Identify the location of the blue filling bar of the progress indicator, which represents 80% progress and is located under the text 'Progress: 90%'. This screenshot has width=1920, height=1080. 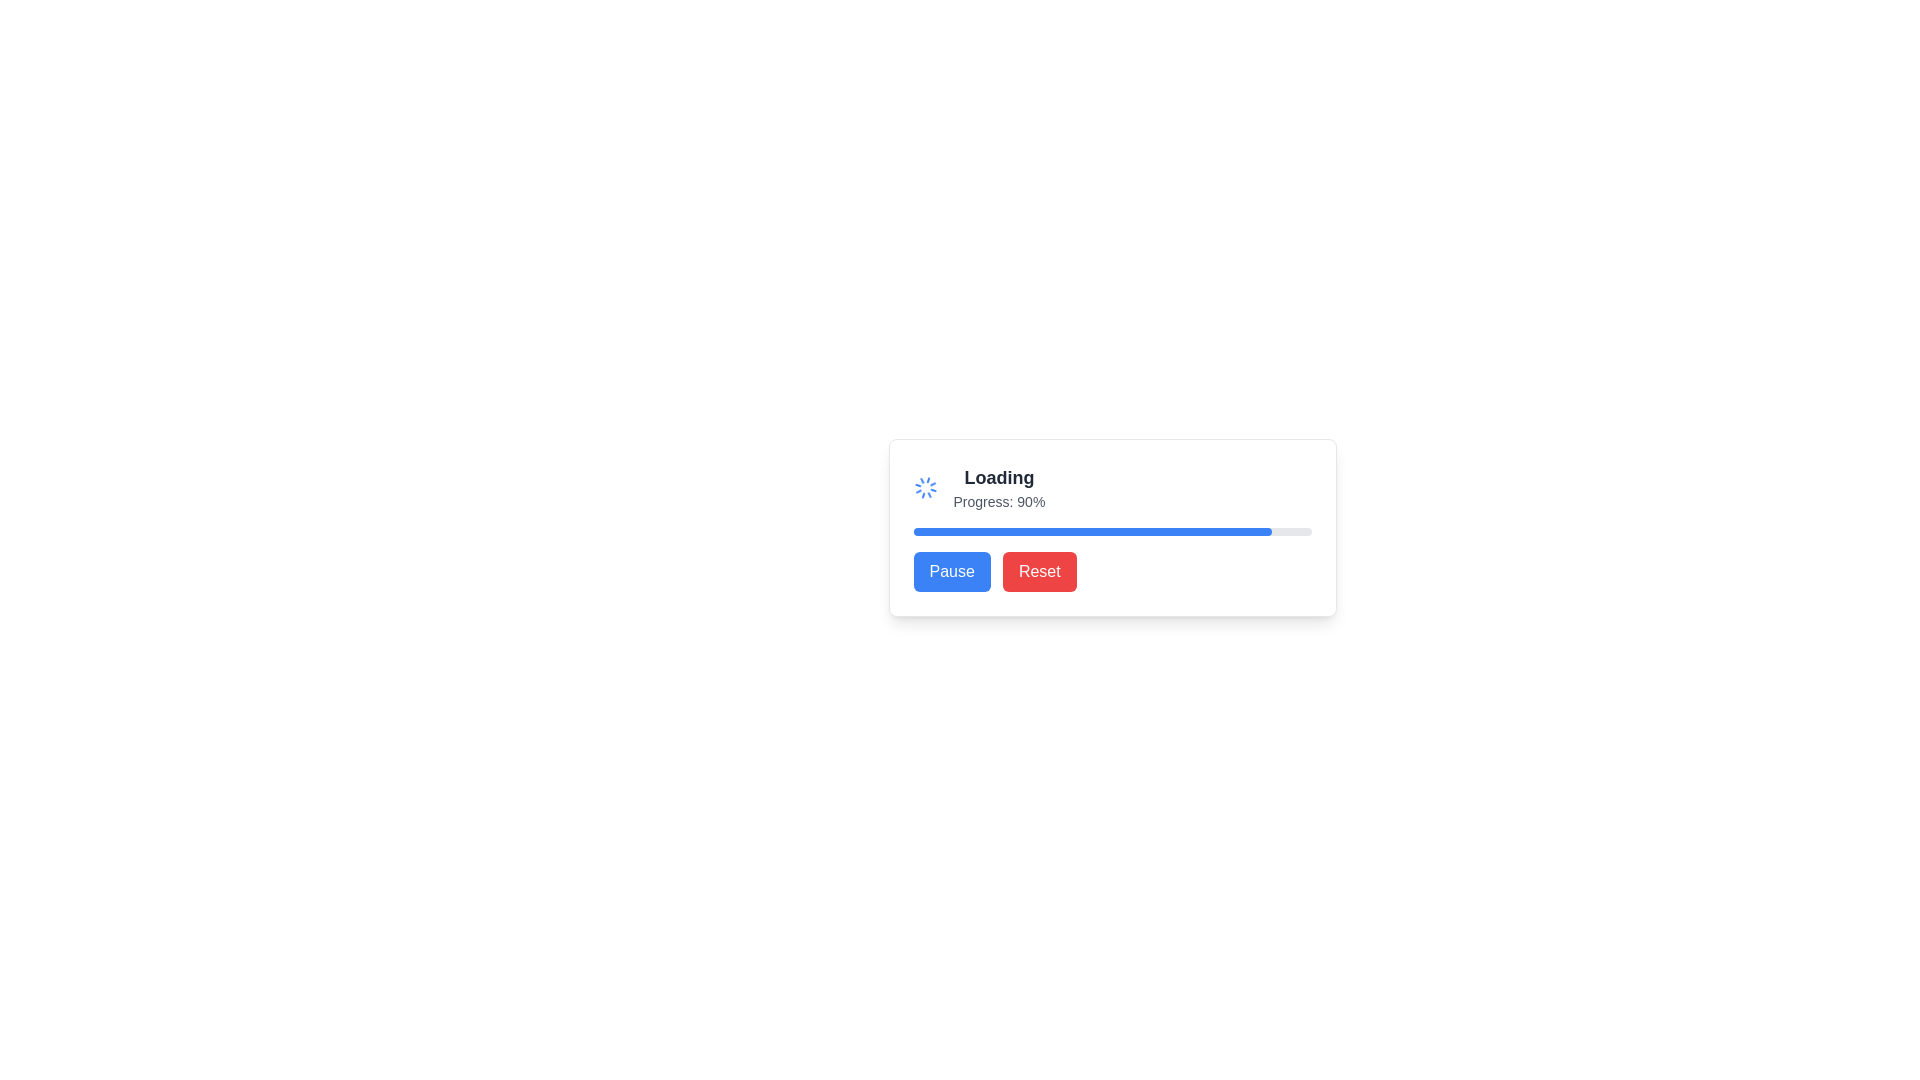
(1071, 531).